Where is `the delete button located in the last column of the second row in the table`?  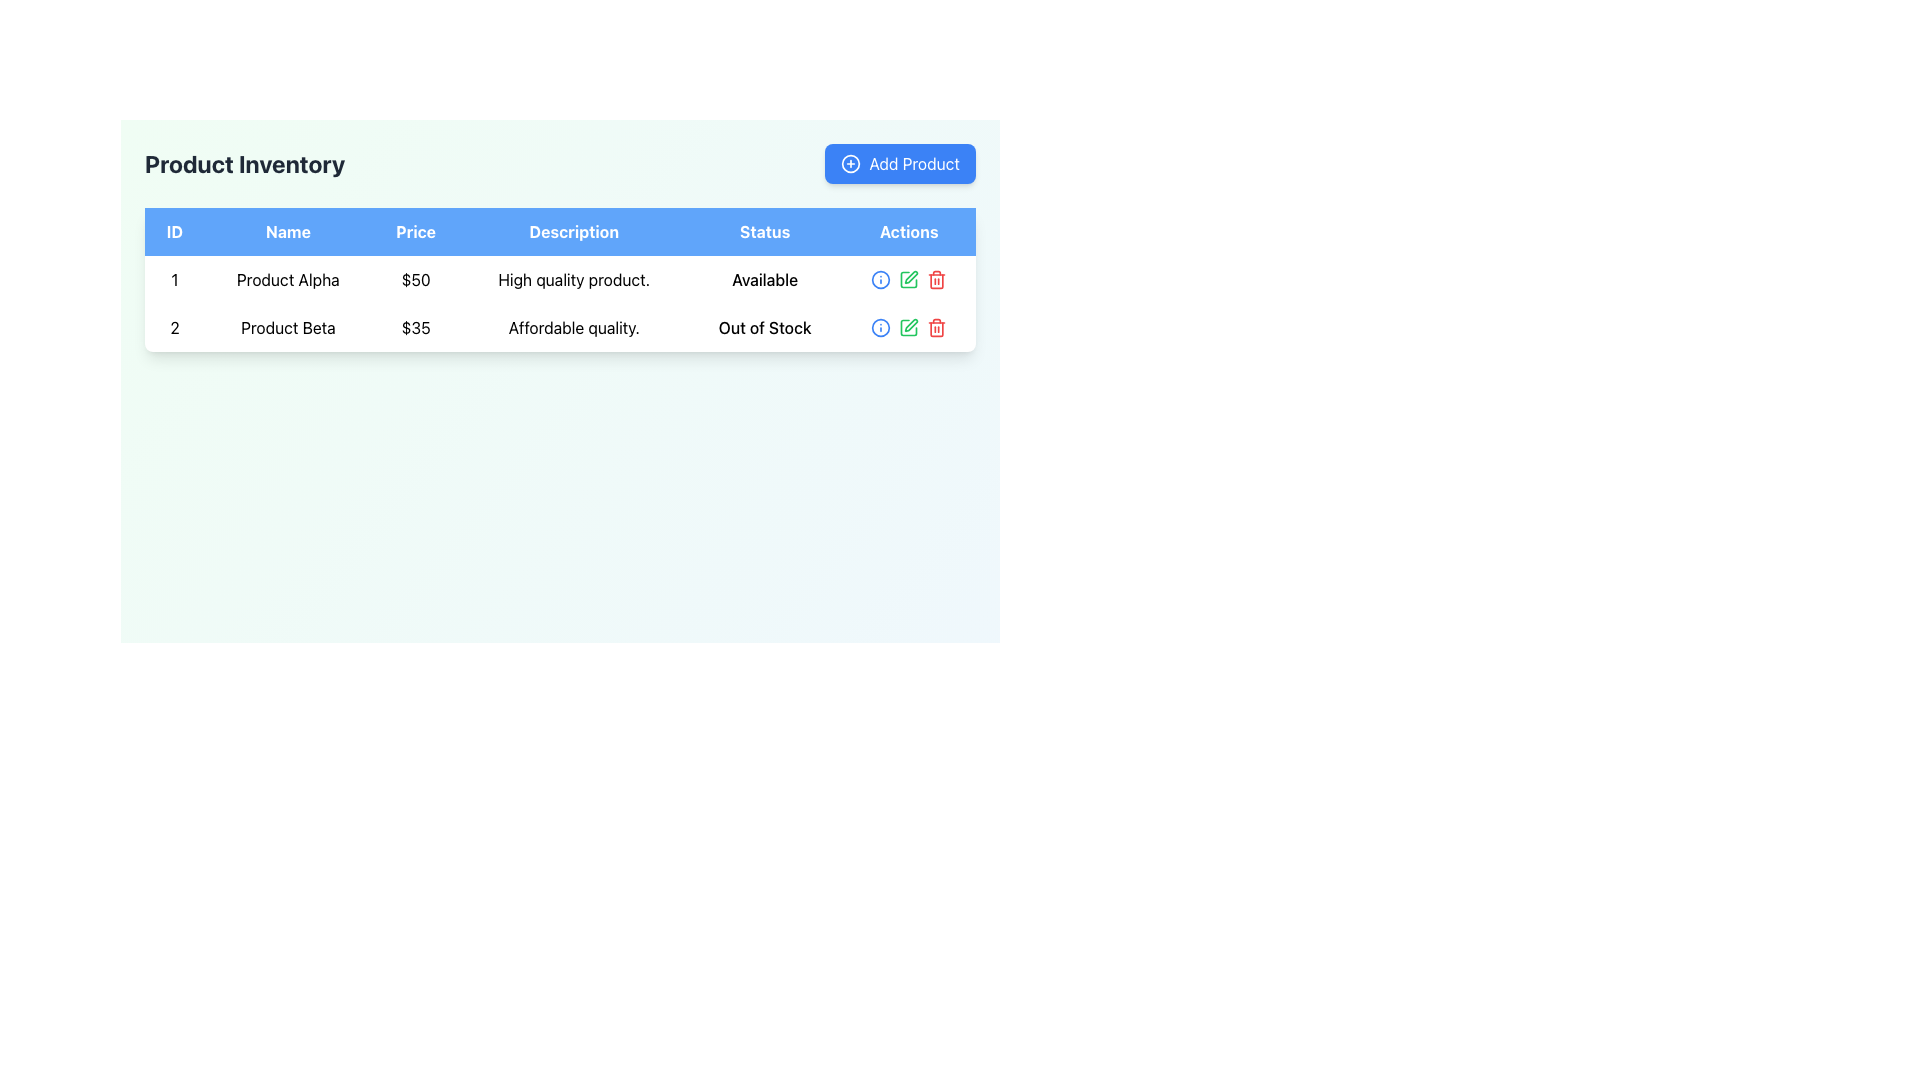
the delete button located in the last column of the second row in the table is located at coordinates (936, 280).